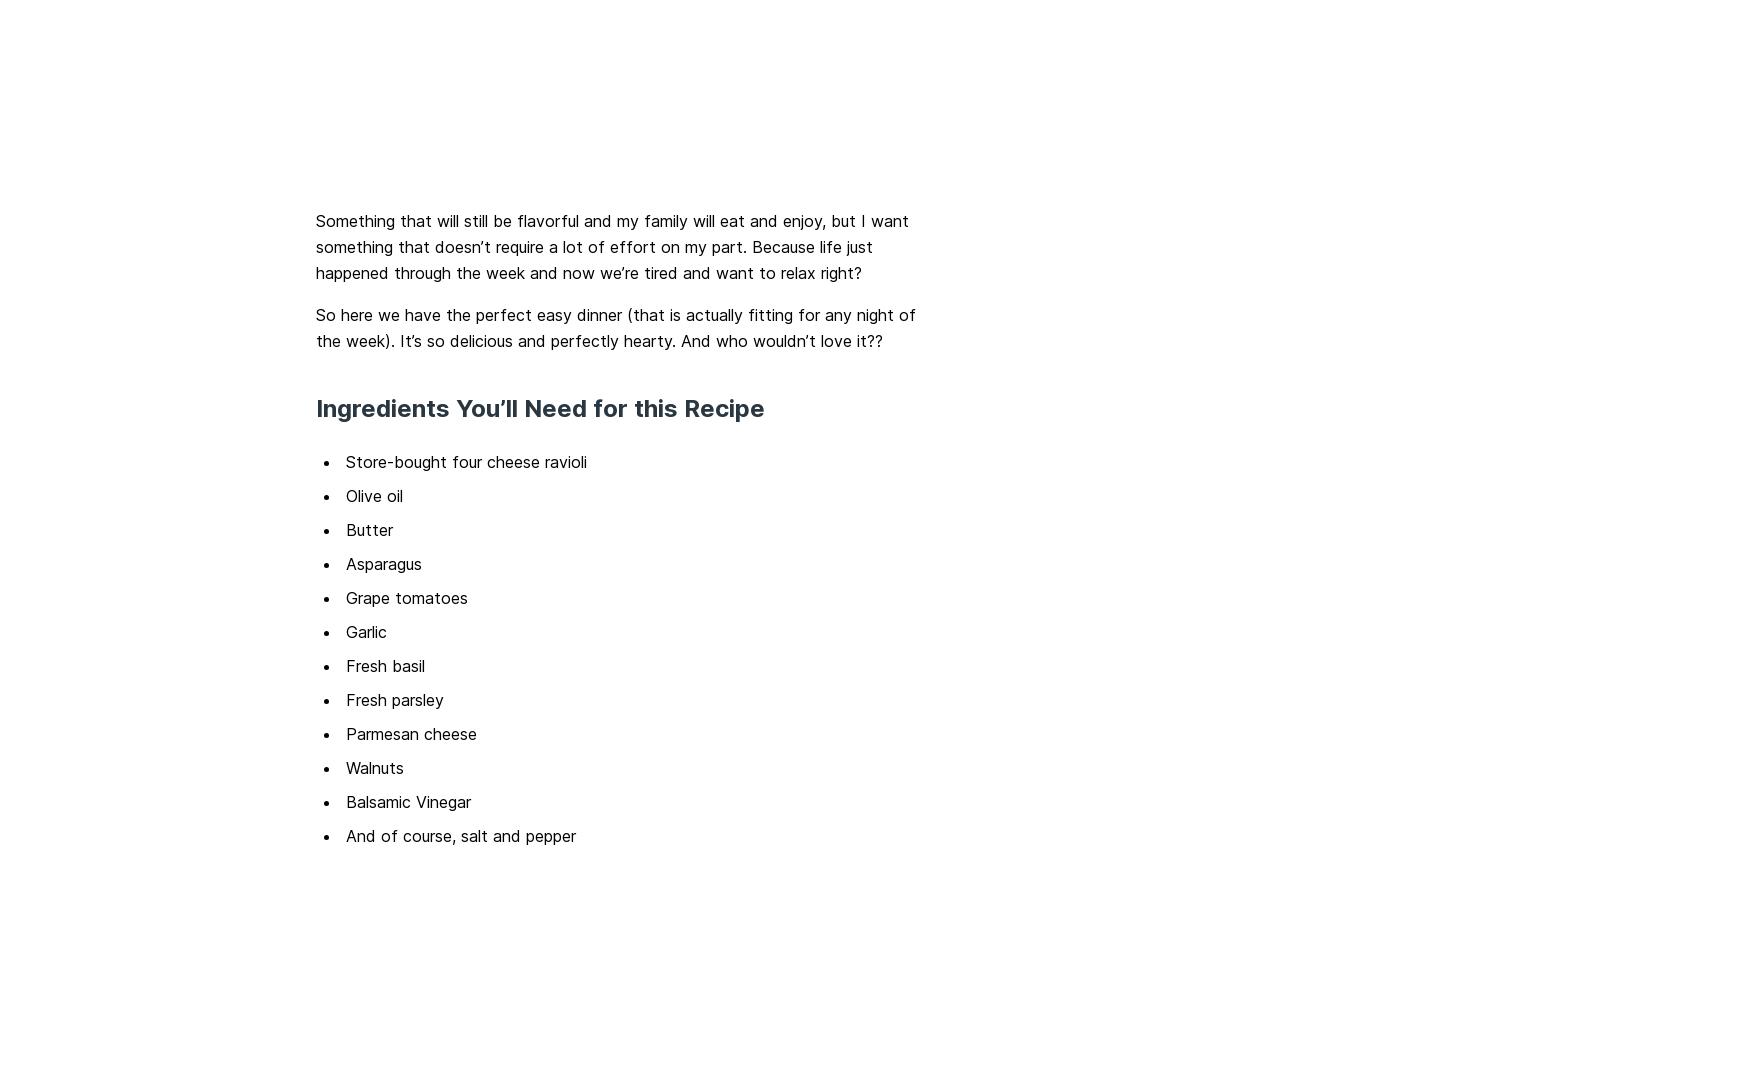  I want to click on 'Fresh basil', so click(384, 664).